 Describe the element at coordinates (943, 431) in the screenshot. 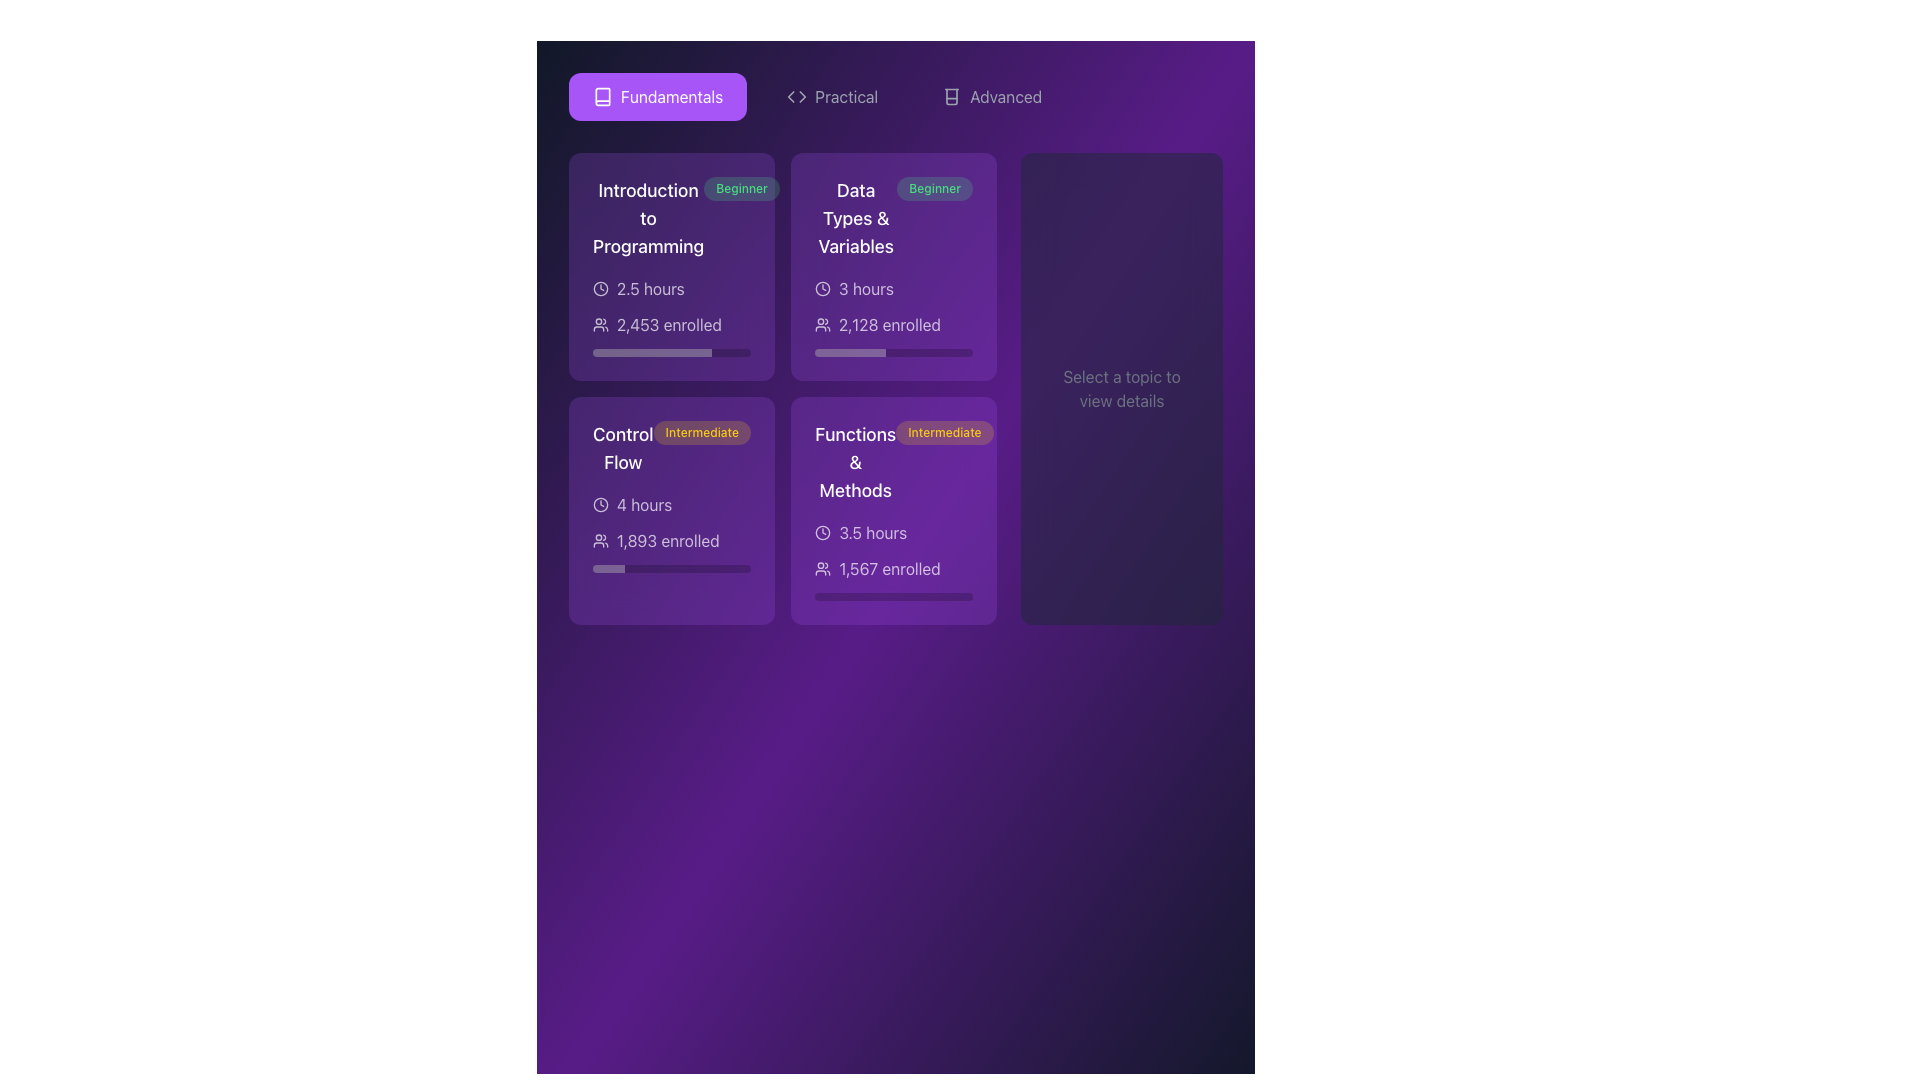

I see `the pill-shaped label with a rounded yellow background that reads 'Intermediate', positioned to the right of 'Functions & Methods' on a purple gradient background` at that location.